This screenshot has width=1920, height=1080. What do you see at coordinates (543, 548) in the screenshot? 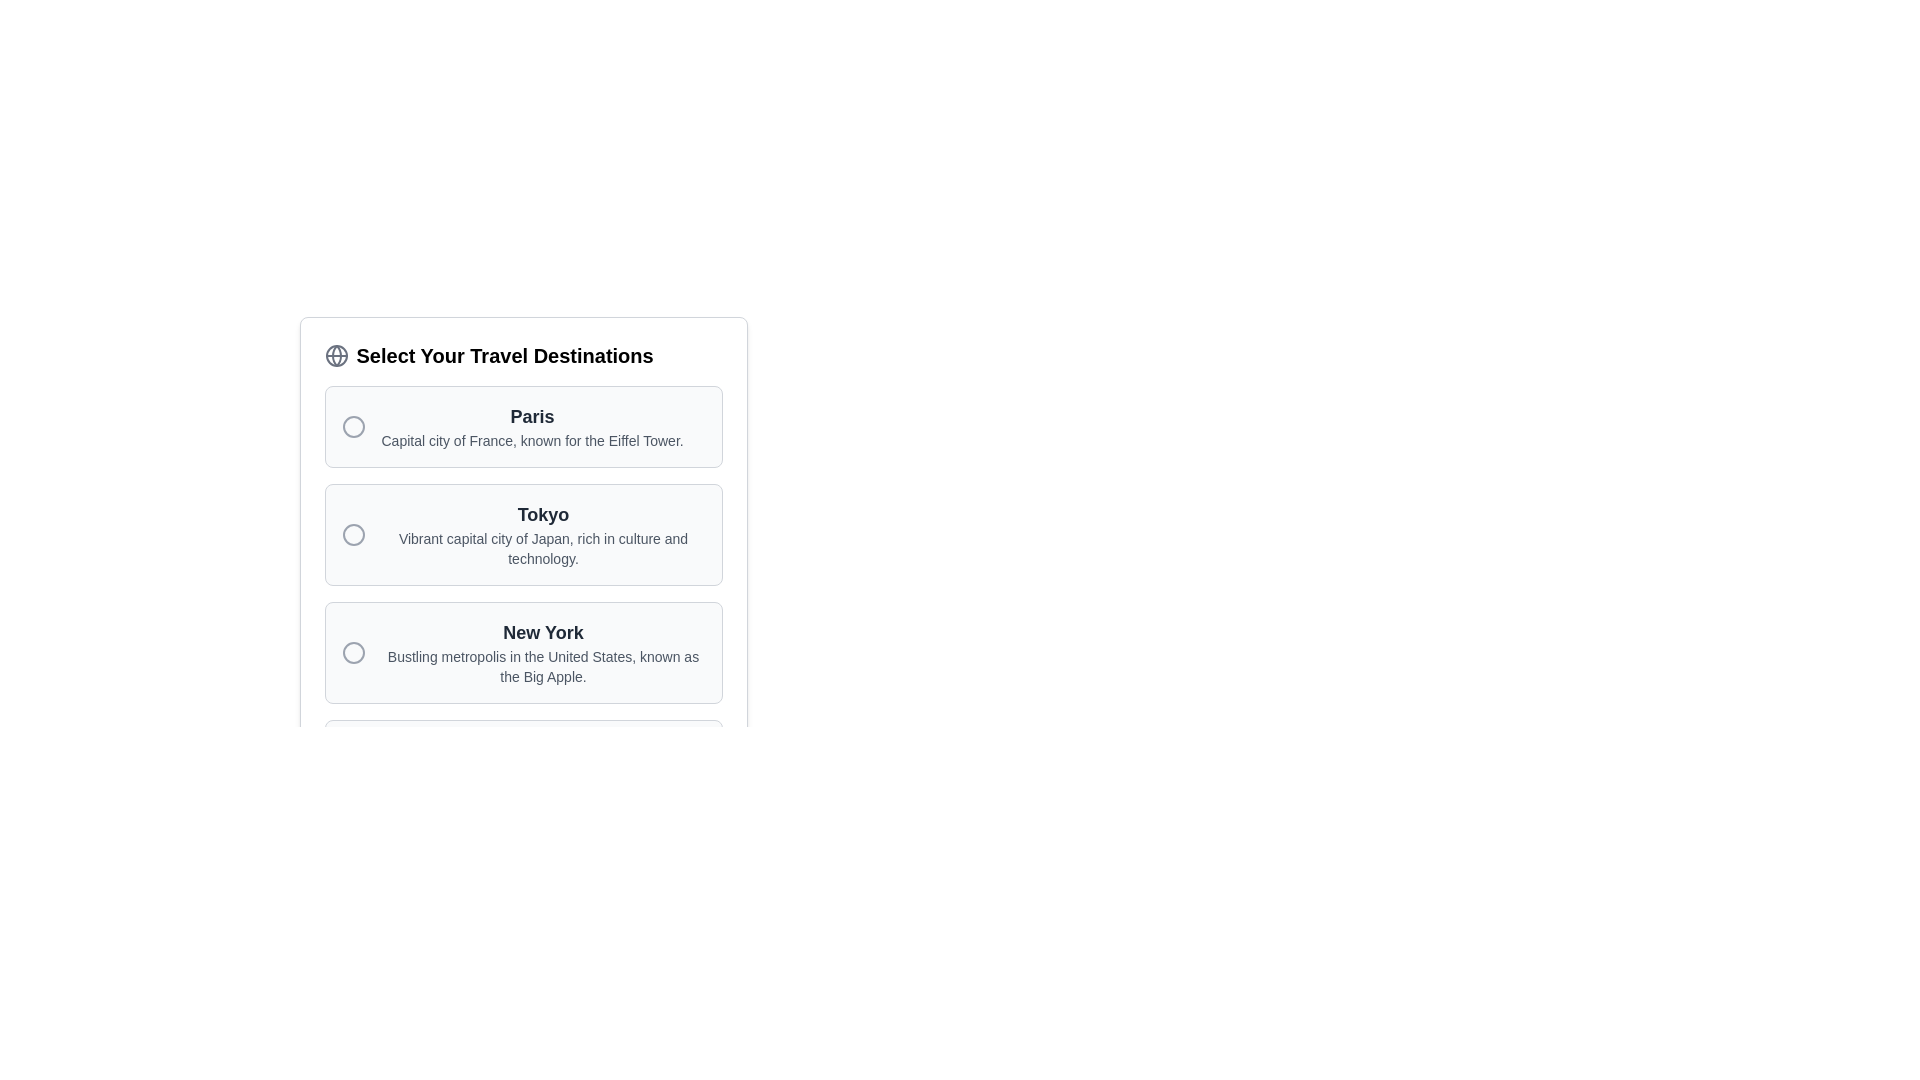
I see `the supporting text that reads 'Vibrant capital city of Japan, rich in culture and technology', located below 'Tokyo' in the 'Select Your Travel Destinations' section` at bounding box center [543, 548].